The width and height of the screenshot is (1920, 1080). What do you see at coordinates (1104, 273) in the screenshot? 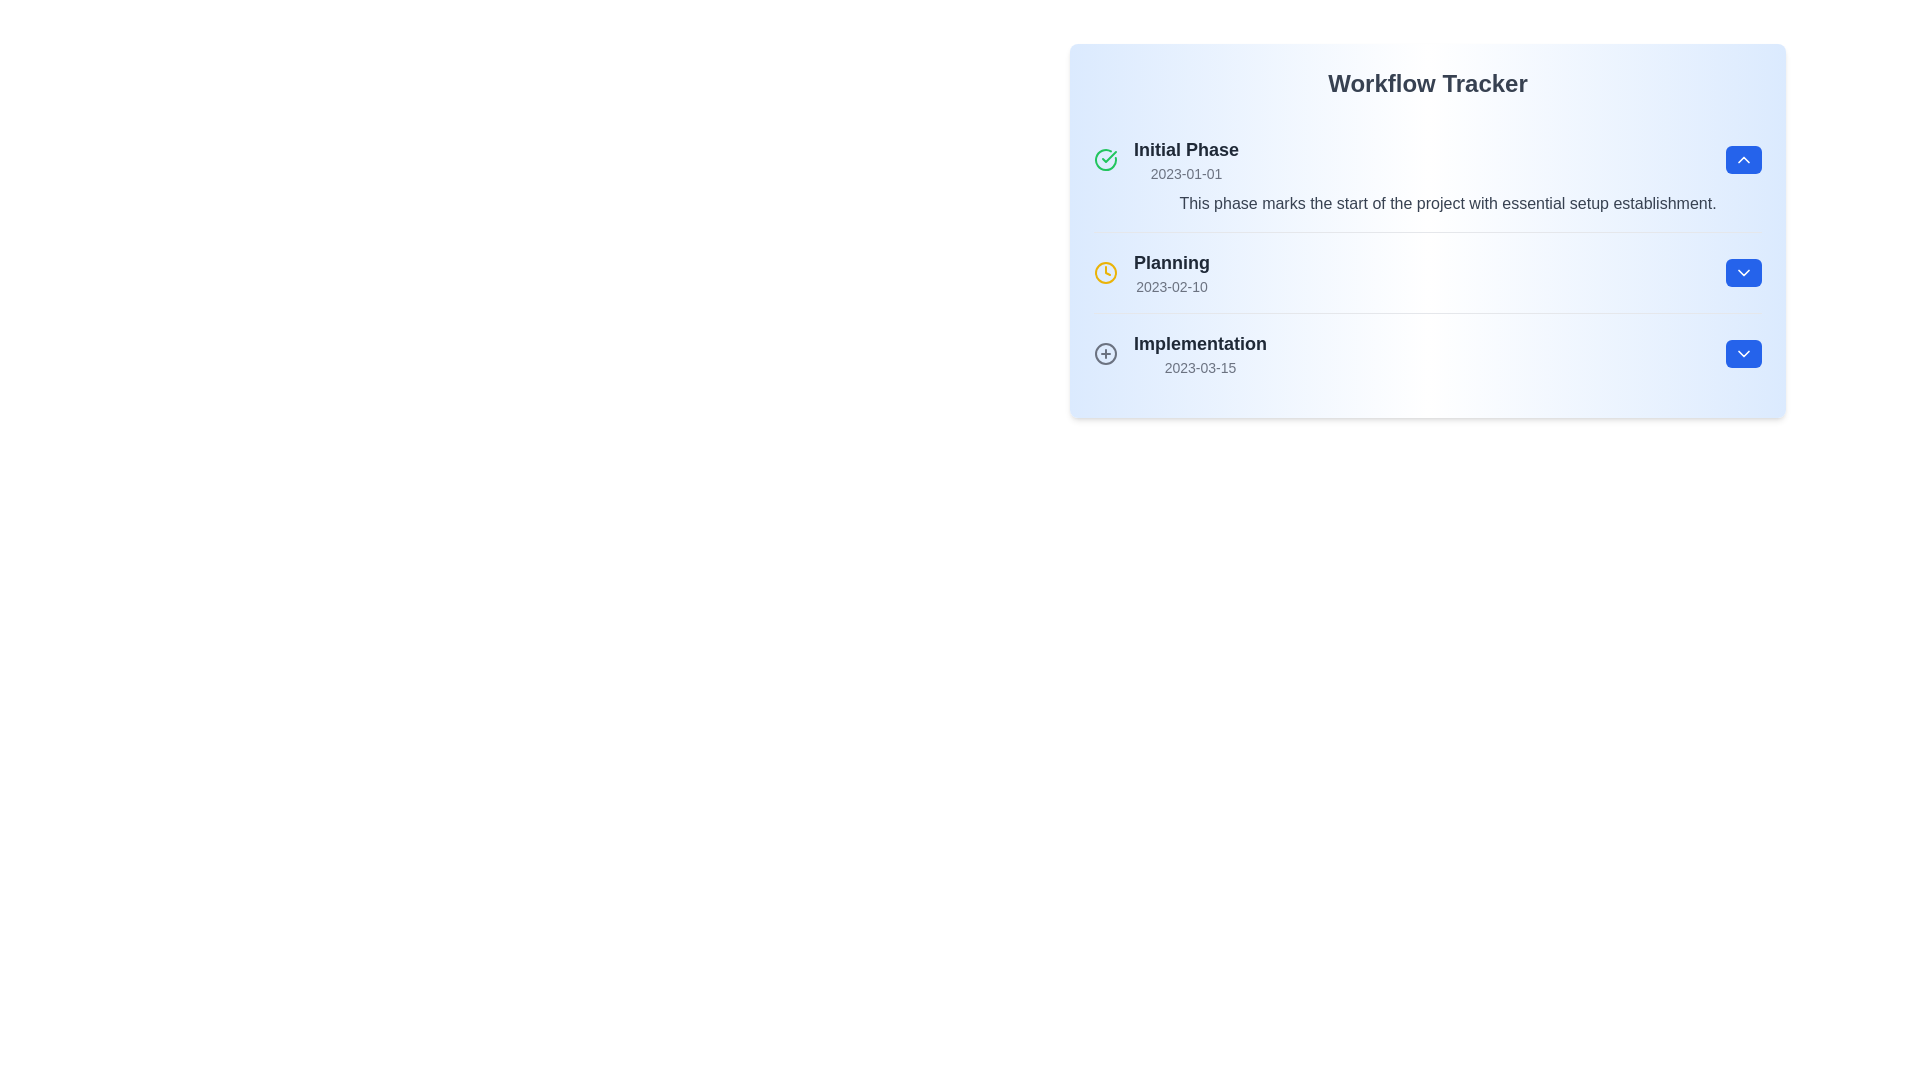
I see `the clock icon that indicates temporal or timing-related information for the 'Planning' workflow segment, located to the left of the text 'Planning'` at bounding box center [1104, 273].